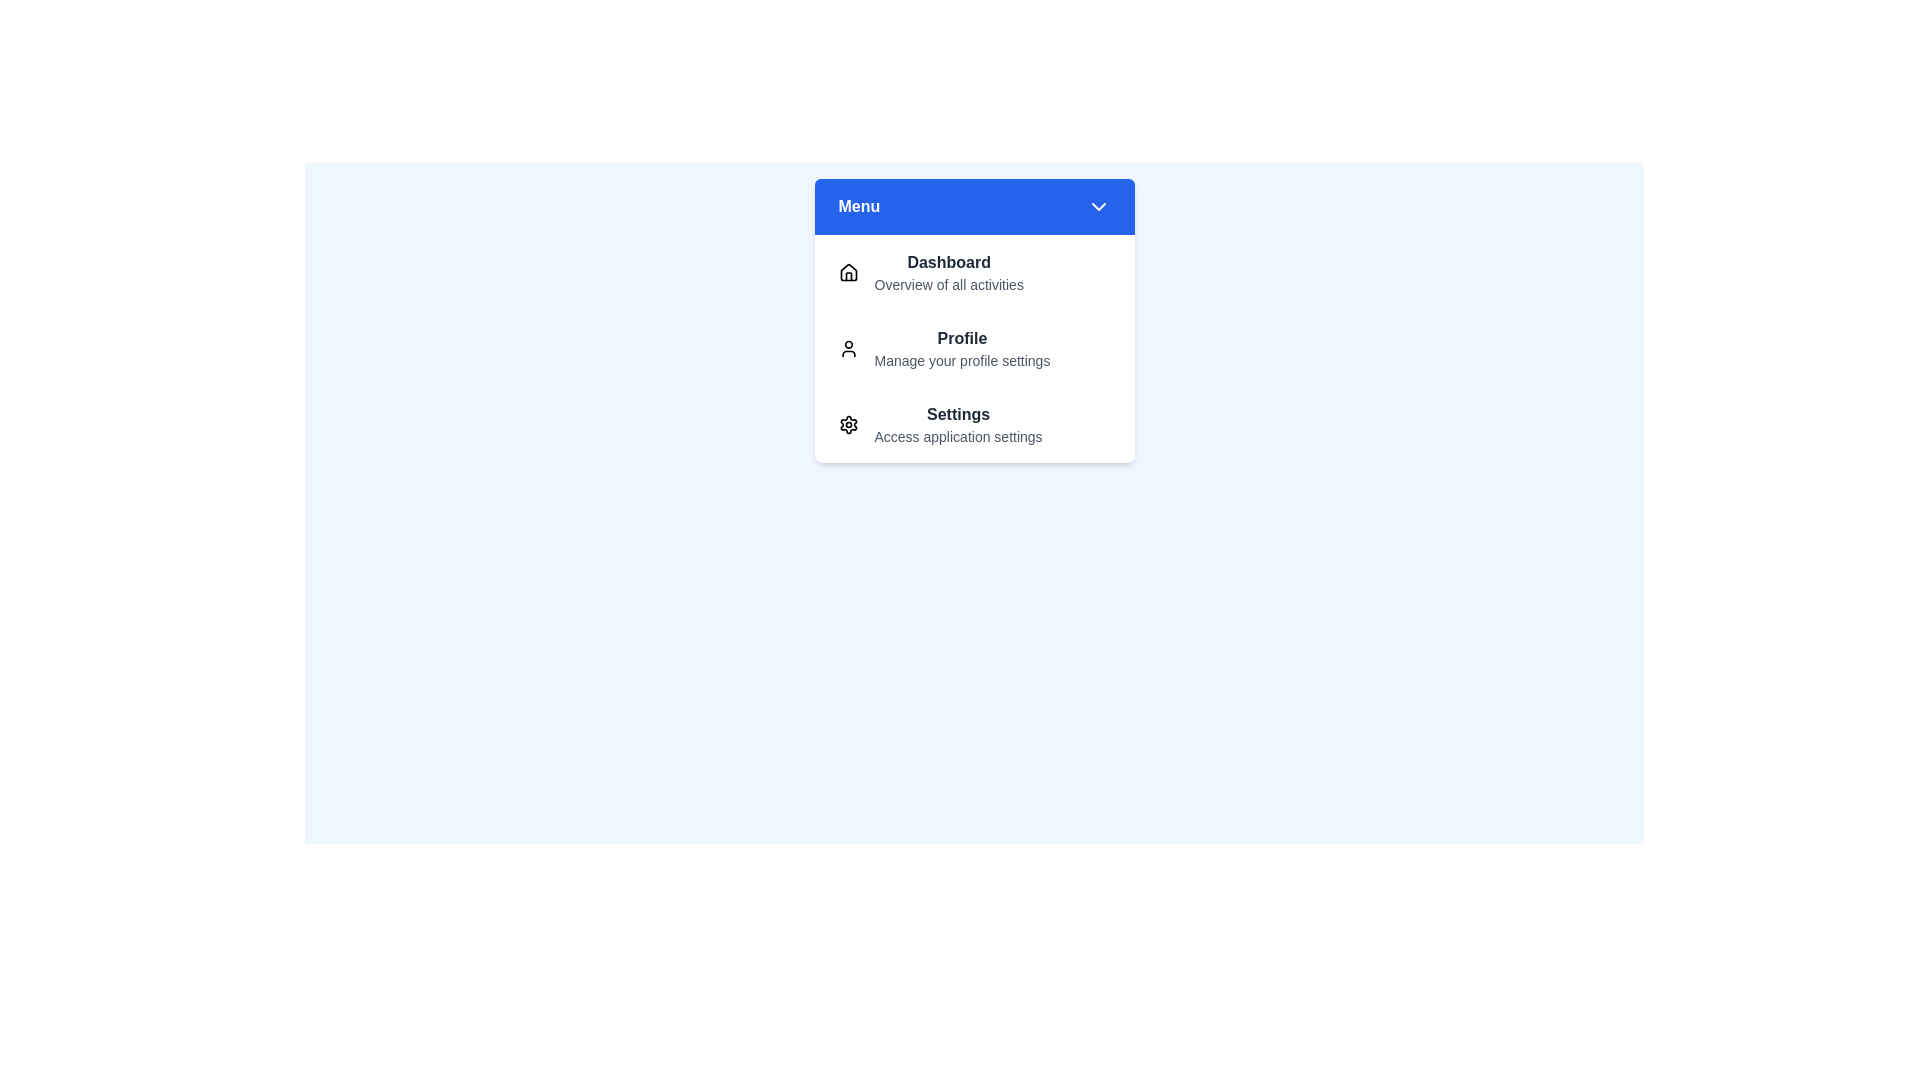 The width and height of the screenshot is (1920, 1080). I want to click on the menu item corresponding to Profile, so click(974, 347).